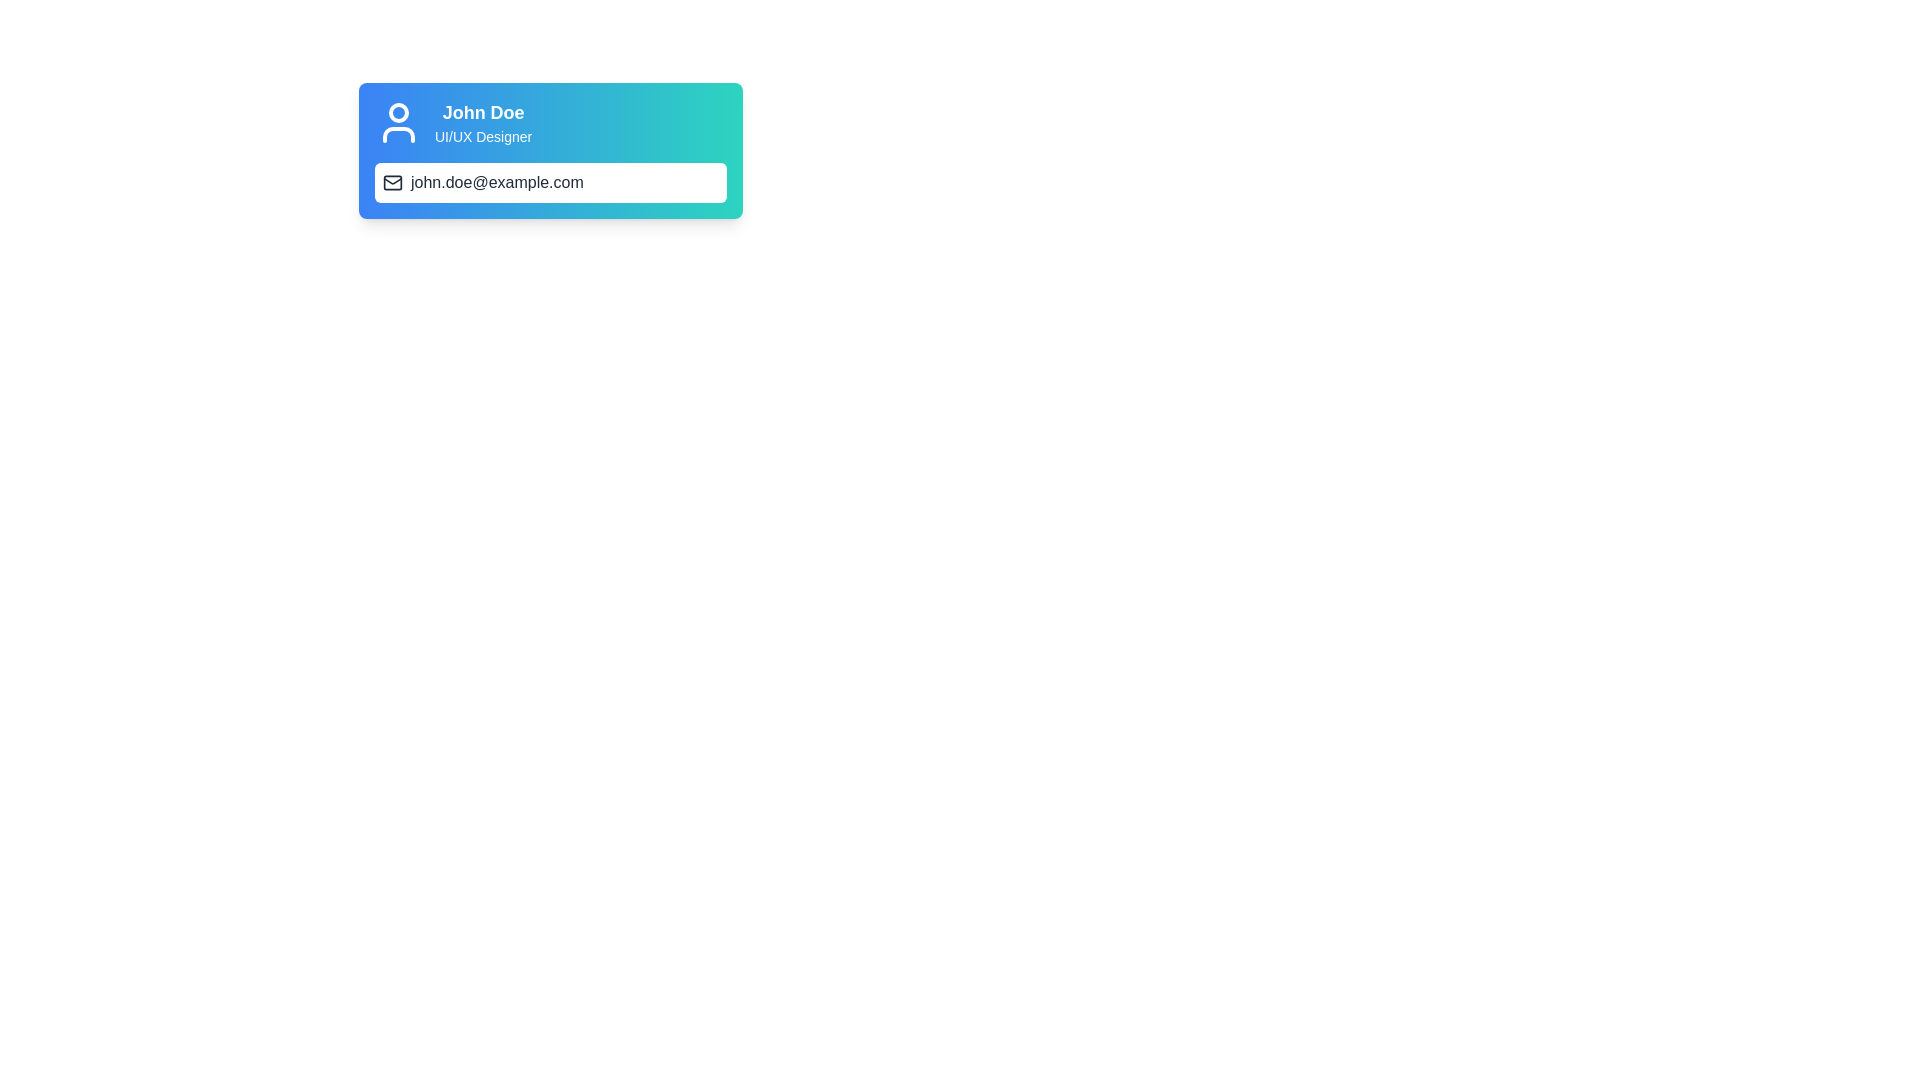 This screenshot has width=1920, height=1080. Describe the element at coordinates (483, 136) in the screenshot. I see `text from the label displaying 'UI/UX Designer', which is styled in light blue and positioned below the bold title 'John Doe'` at that location.